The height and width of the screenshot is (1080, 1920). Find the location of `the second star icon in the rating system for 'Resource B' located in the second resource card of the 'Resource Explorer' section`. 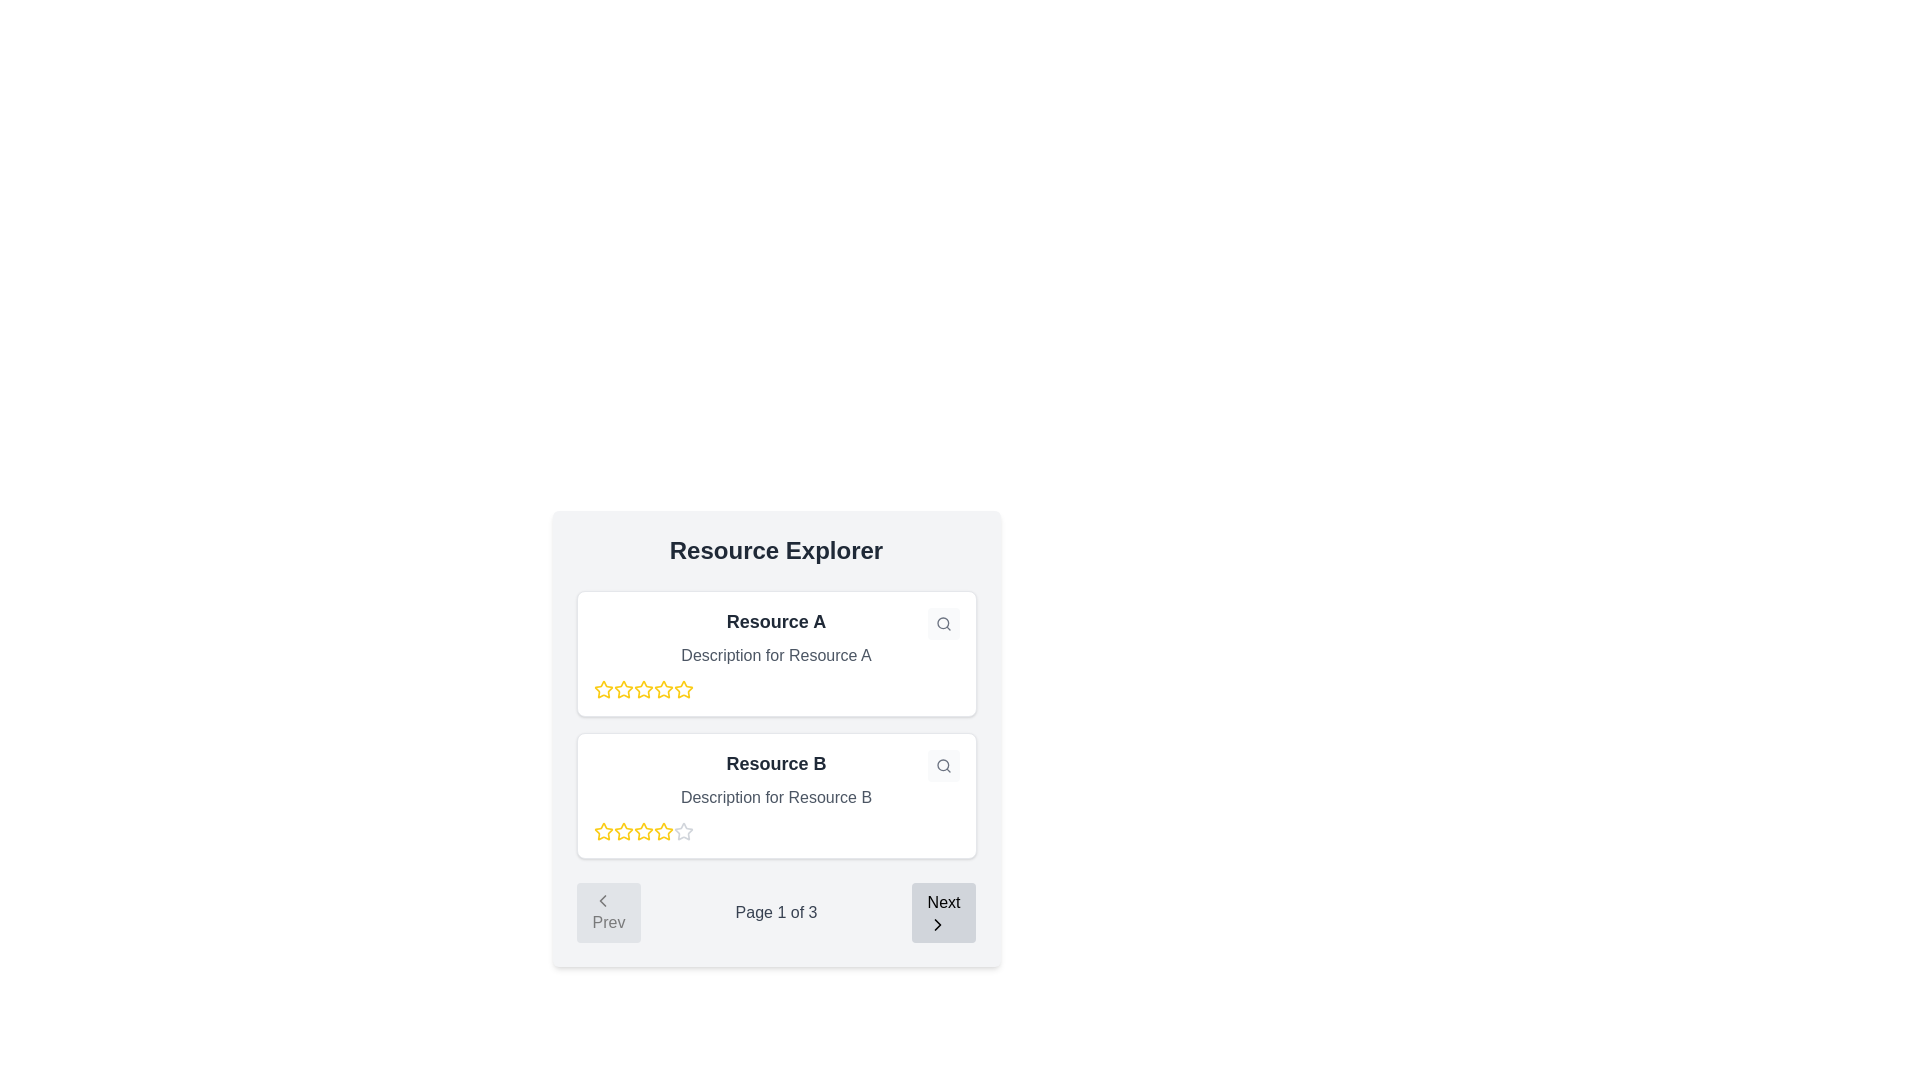

the second star icon in the rating system for 'Resource B' located in the second resource card of the 'Resource Explorer' section is located at coordinates (622, 831).